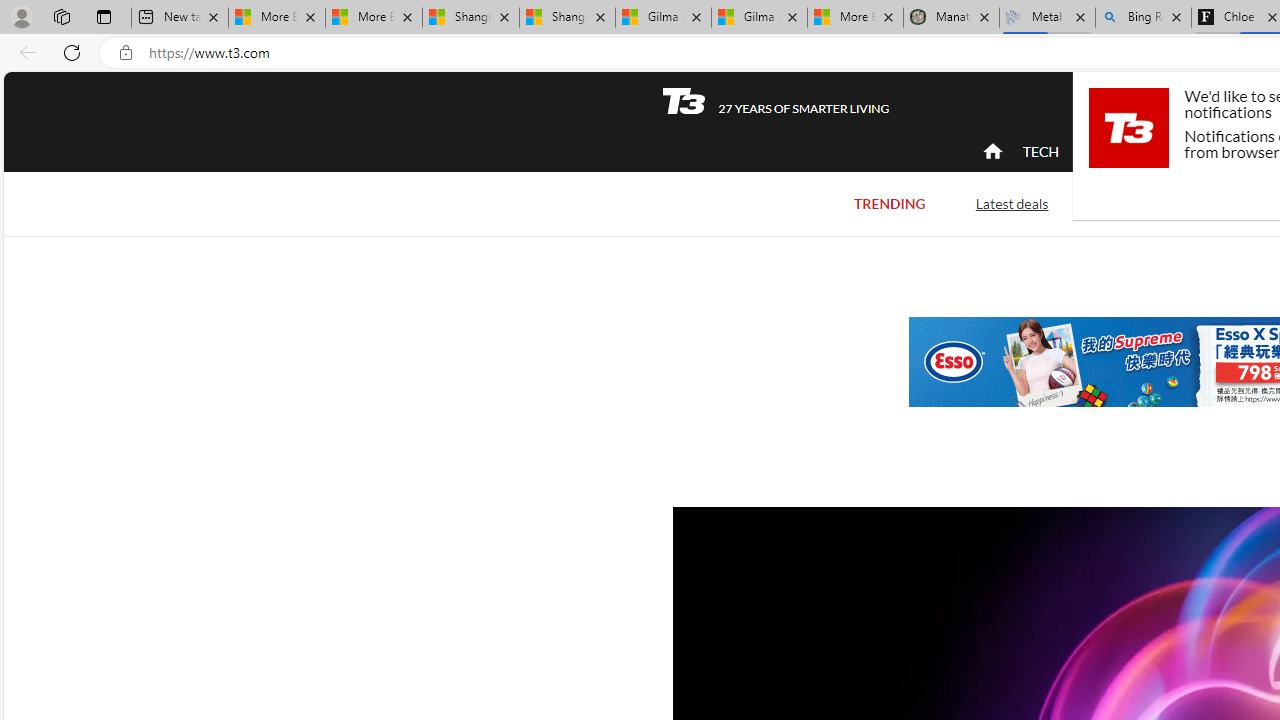 The width and height of the screenshot is (1280, 720). Describe the element at coordinates (1040, 150) in the screenshot. I see `'TECH'` at that location.